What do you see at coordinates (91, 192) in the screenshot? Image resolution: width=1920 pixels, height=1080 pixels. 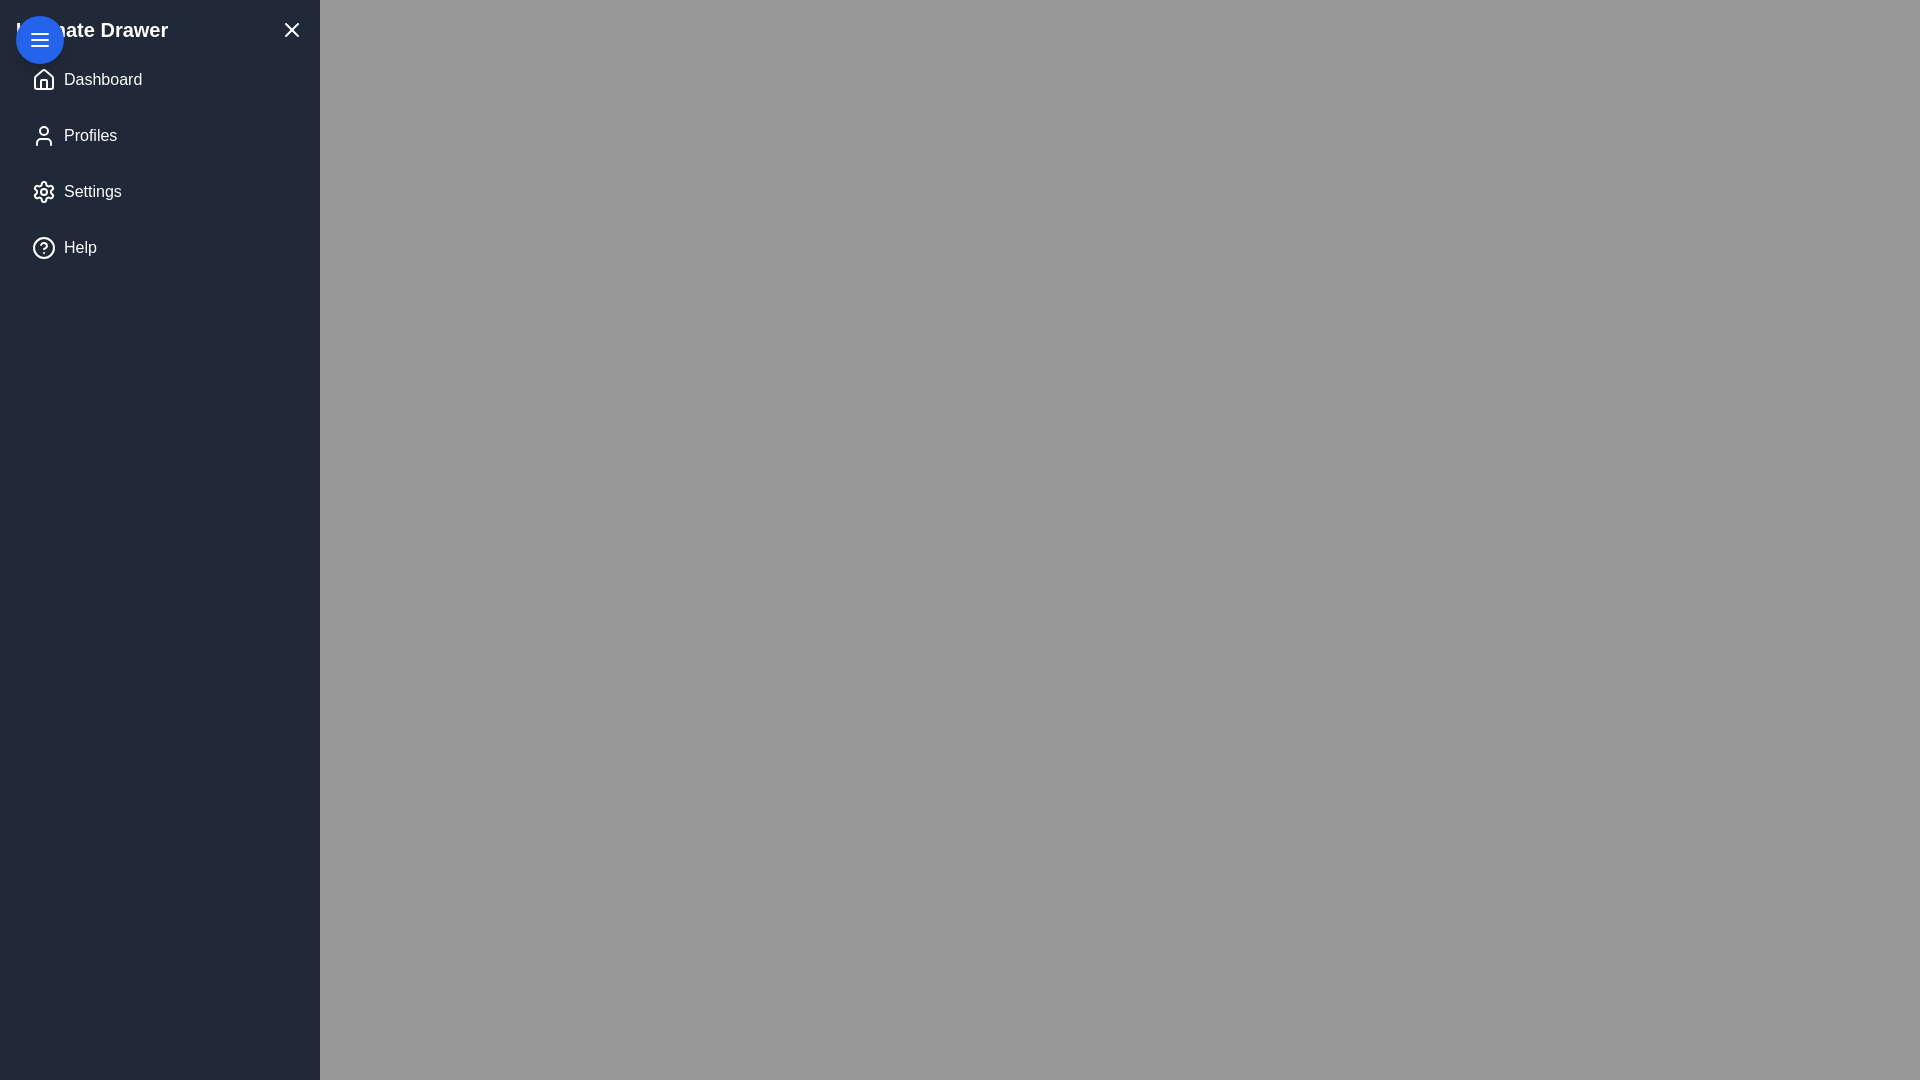 I see `the settings menu item located third in the vertical list of the sidebar, positioned between the 'Profiles' and 'Help' menu options` at bounding box center [91, 192].